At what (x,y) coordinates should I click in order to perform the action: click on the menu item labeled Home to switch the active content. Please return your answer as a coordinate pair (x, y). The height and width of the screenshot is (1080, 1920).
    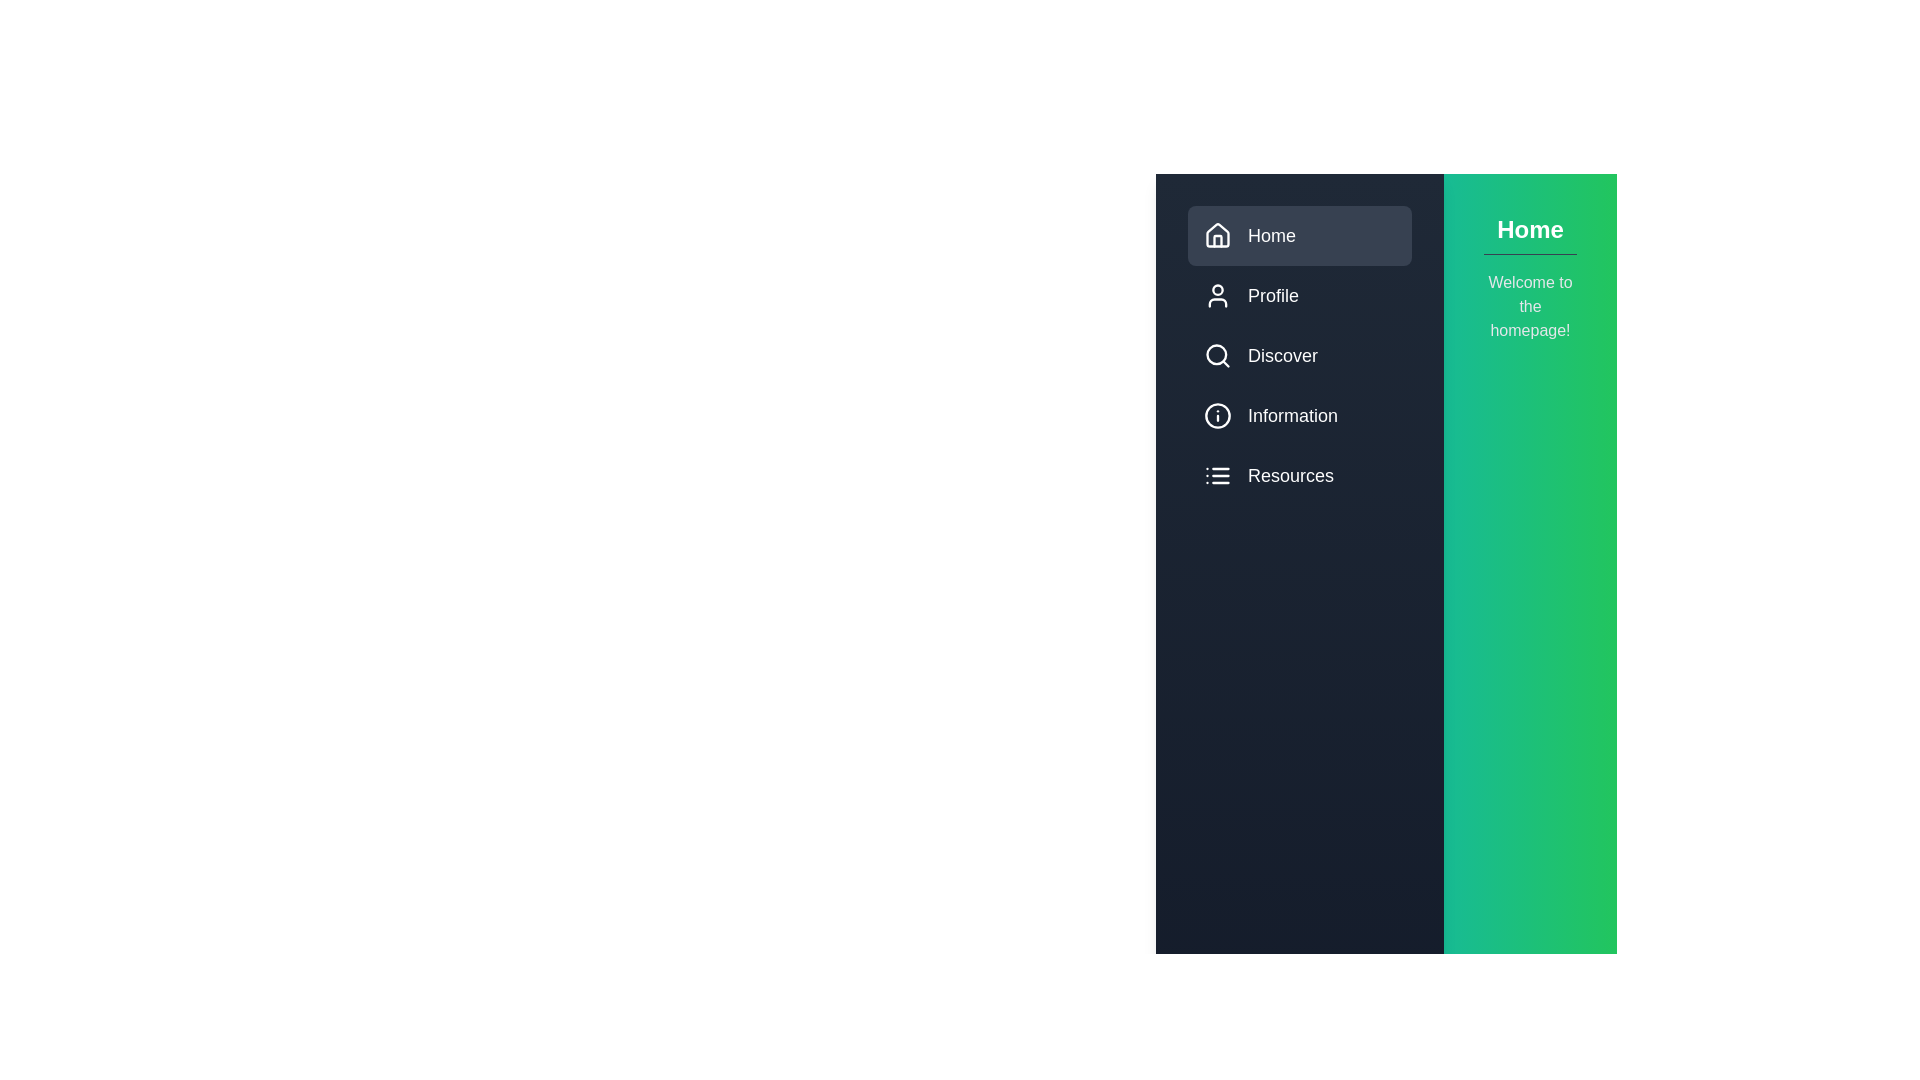
    Looking at the image, I should click on (1300, 234).